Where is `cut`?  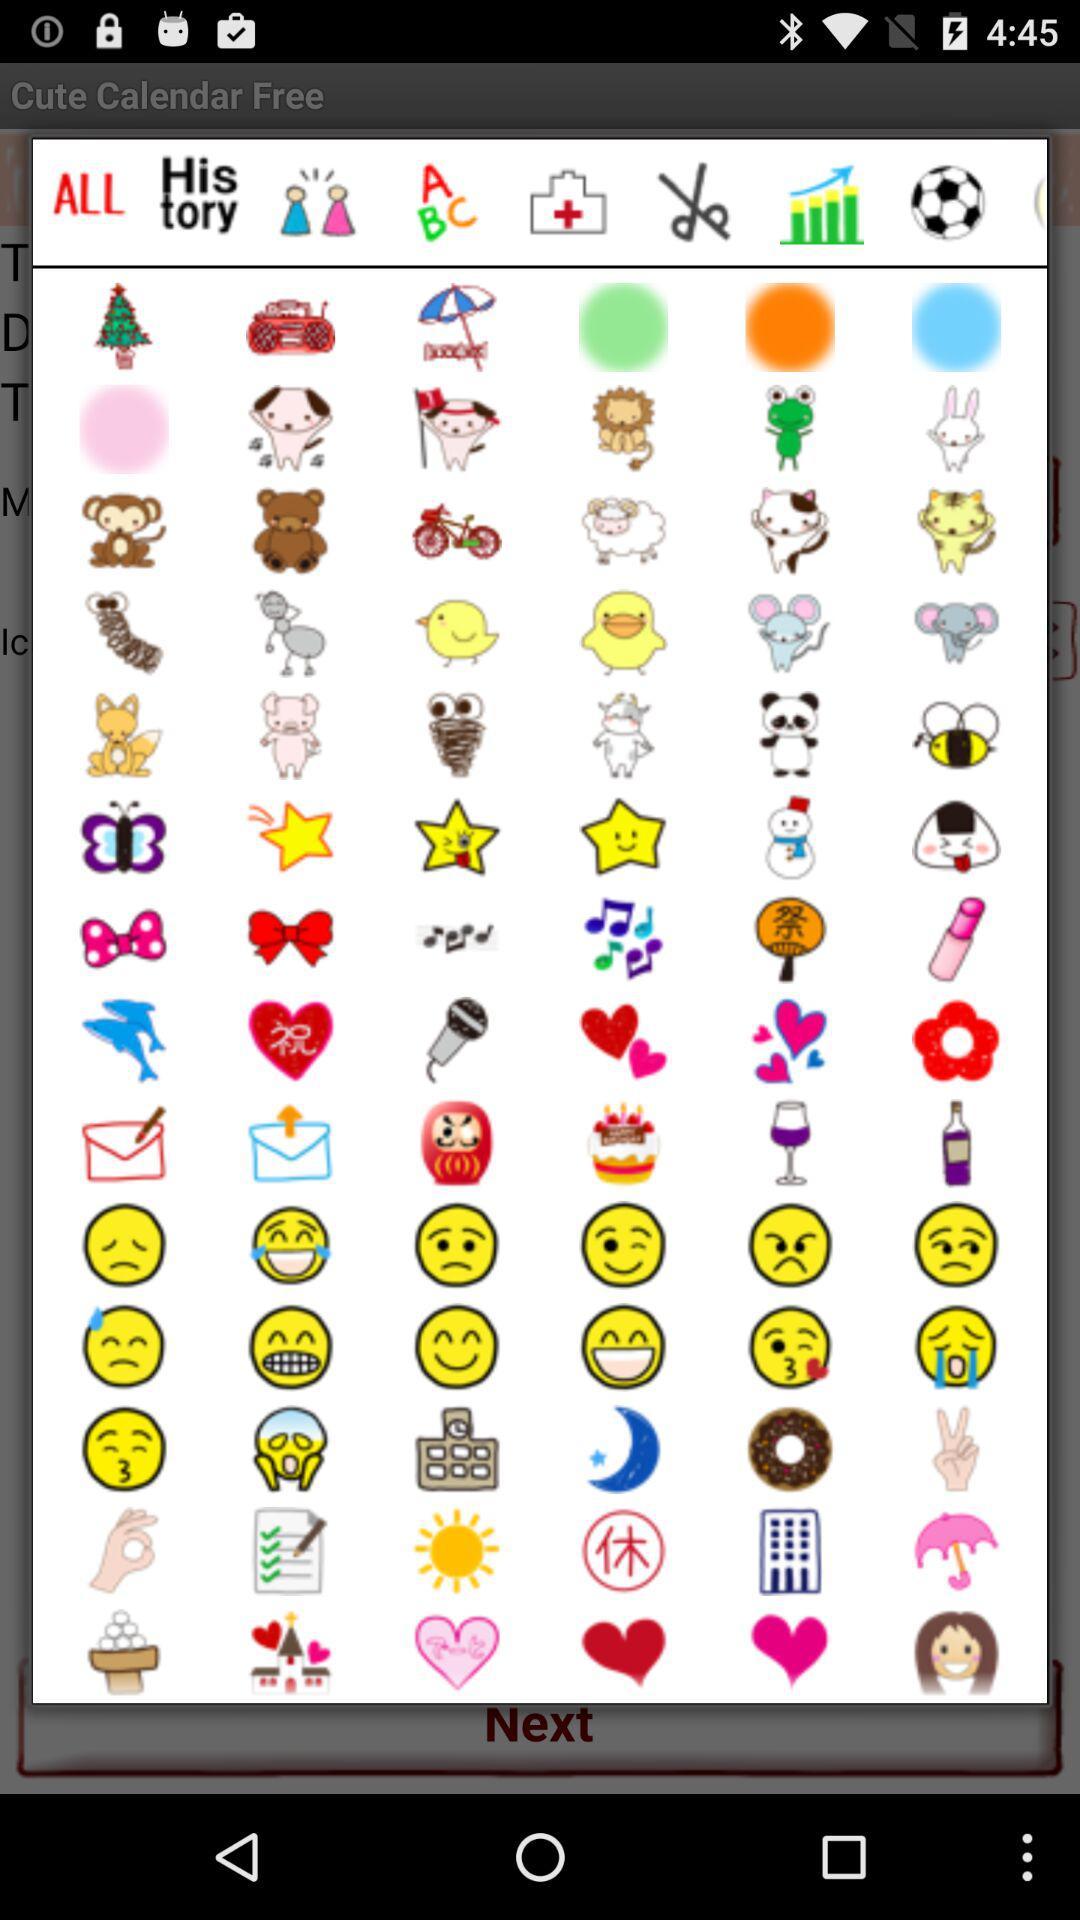 cut is located at coordinates (694, 202).